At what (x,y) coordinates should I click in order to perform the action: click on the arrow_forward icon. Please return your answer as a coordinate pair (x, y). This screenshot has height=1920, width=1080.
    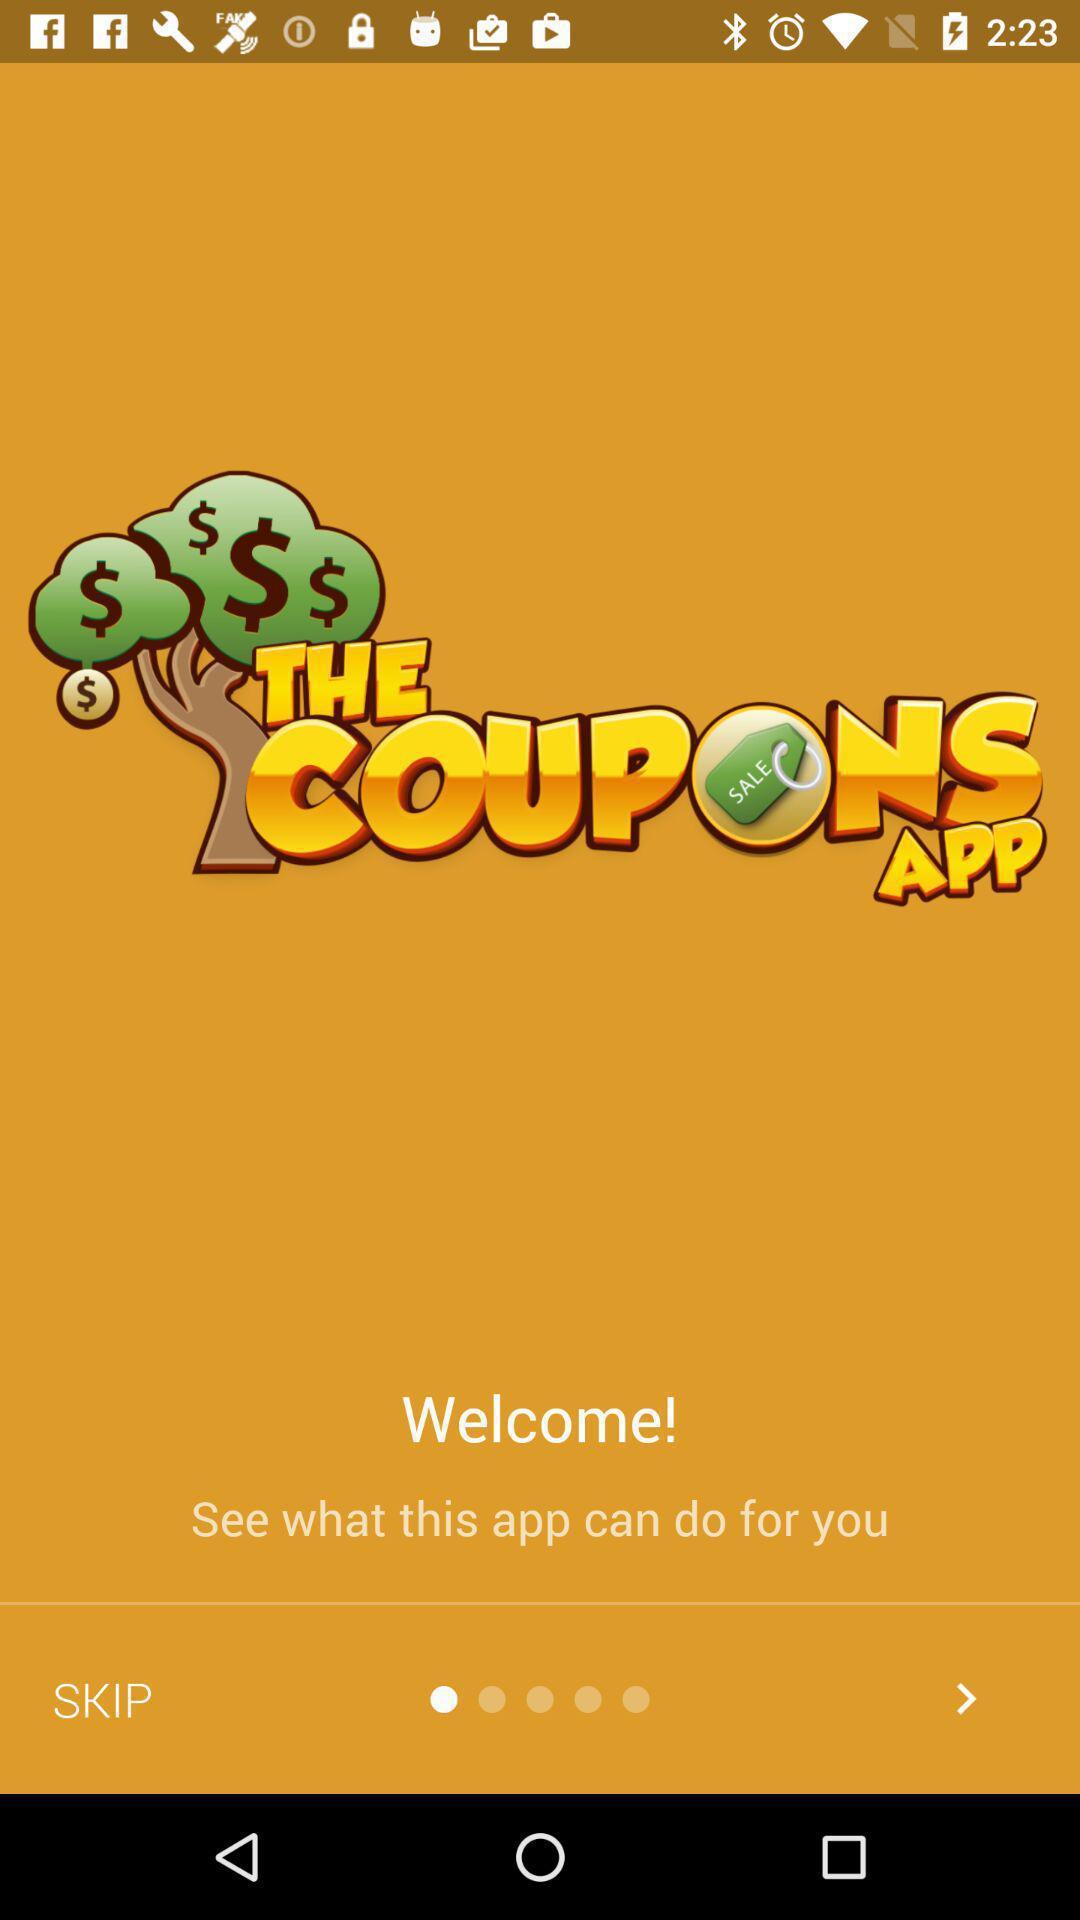
    Looking at the image, I should click on (964, 1697).